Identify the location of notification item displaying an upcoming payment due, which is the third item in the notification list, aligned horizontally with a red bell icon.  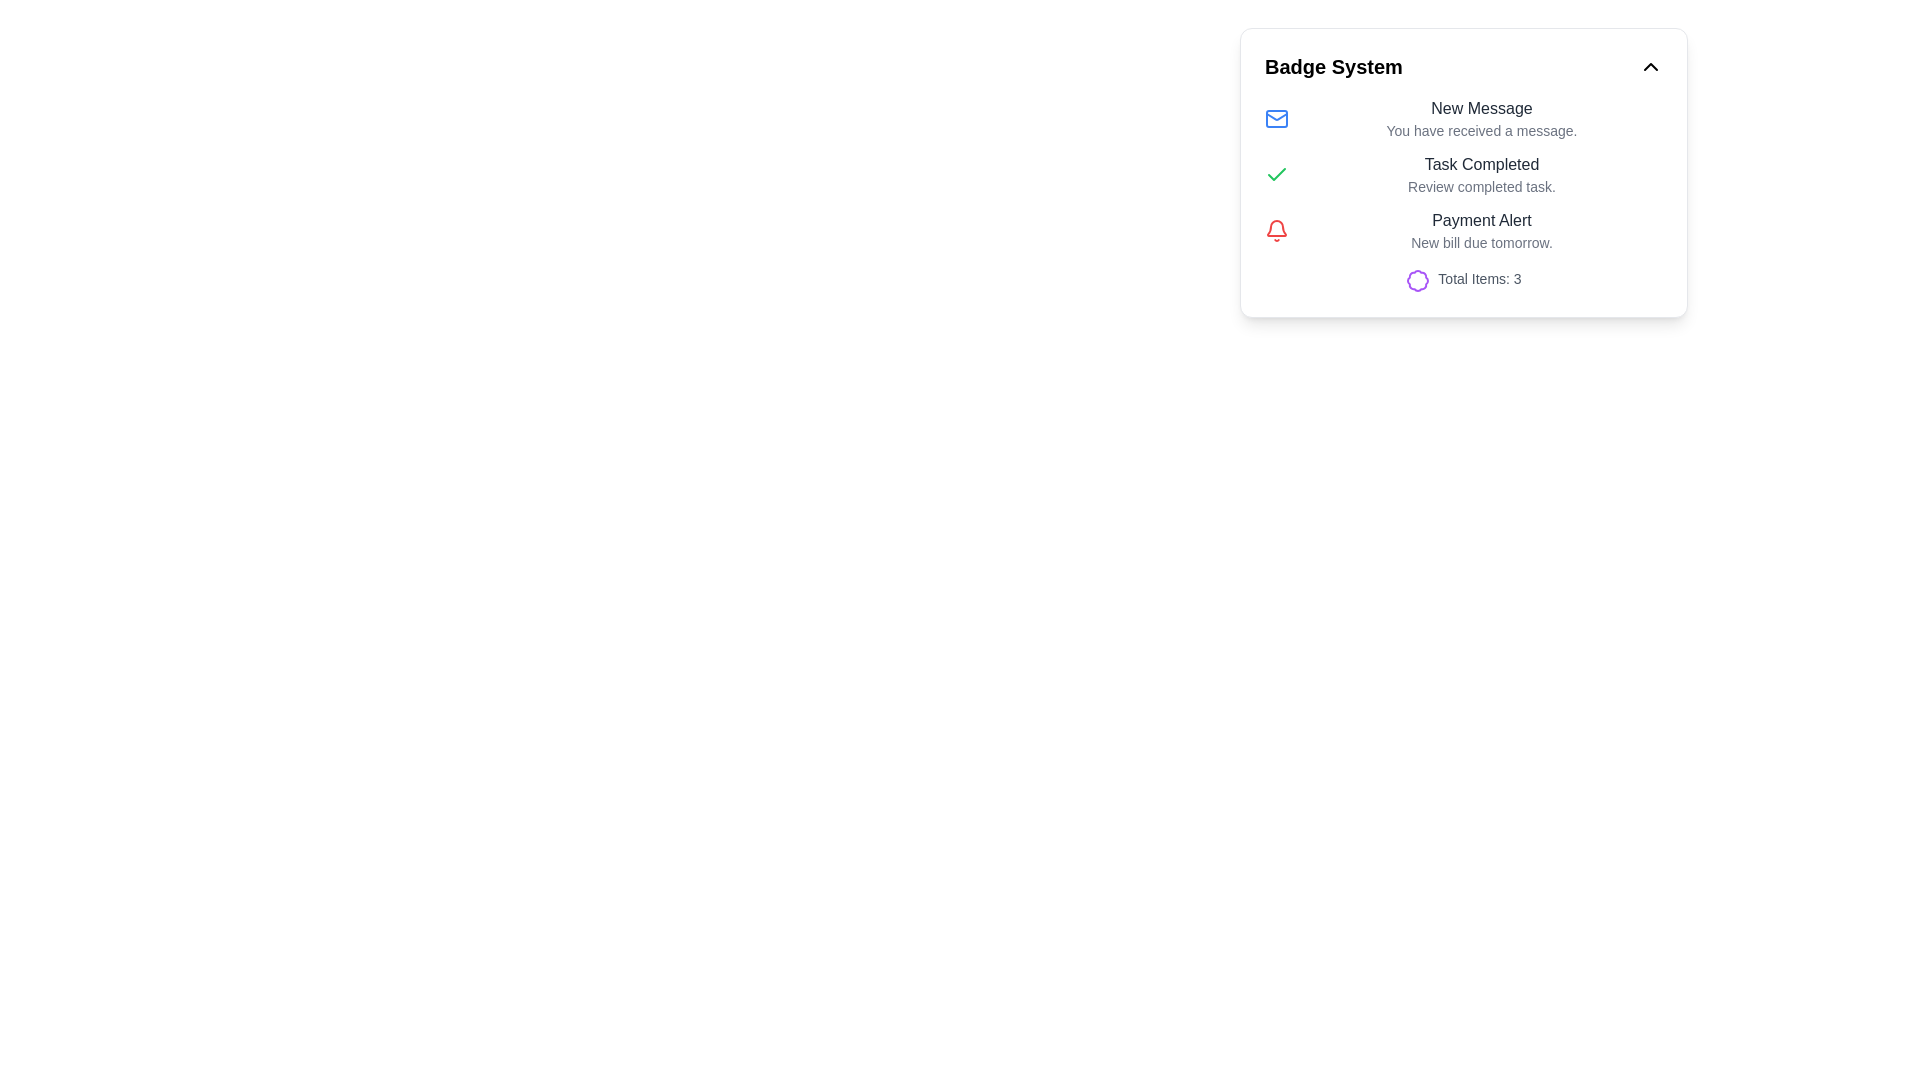
(1482, 230).